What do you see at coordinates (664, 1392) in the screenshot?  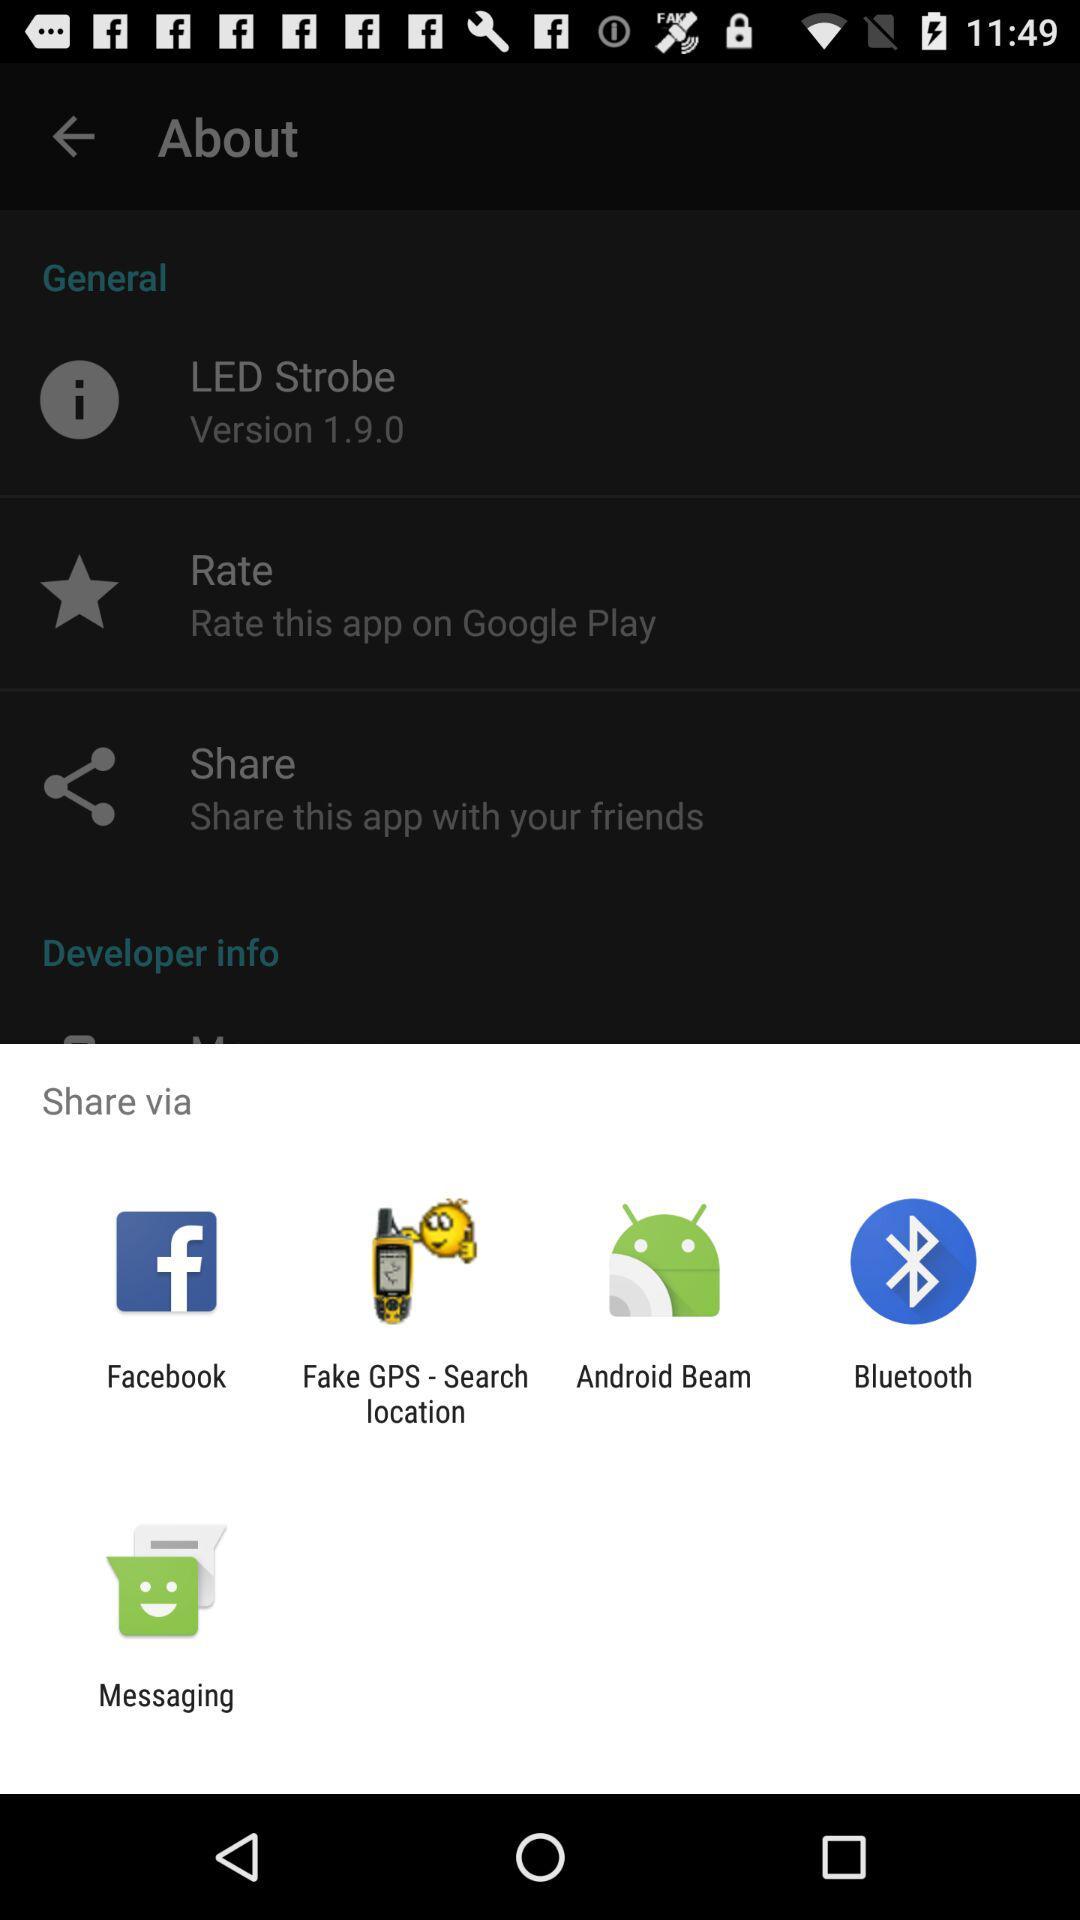 I see `the item next to the bluetooth app` at bounding box center [664, 1392].